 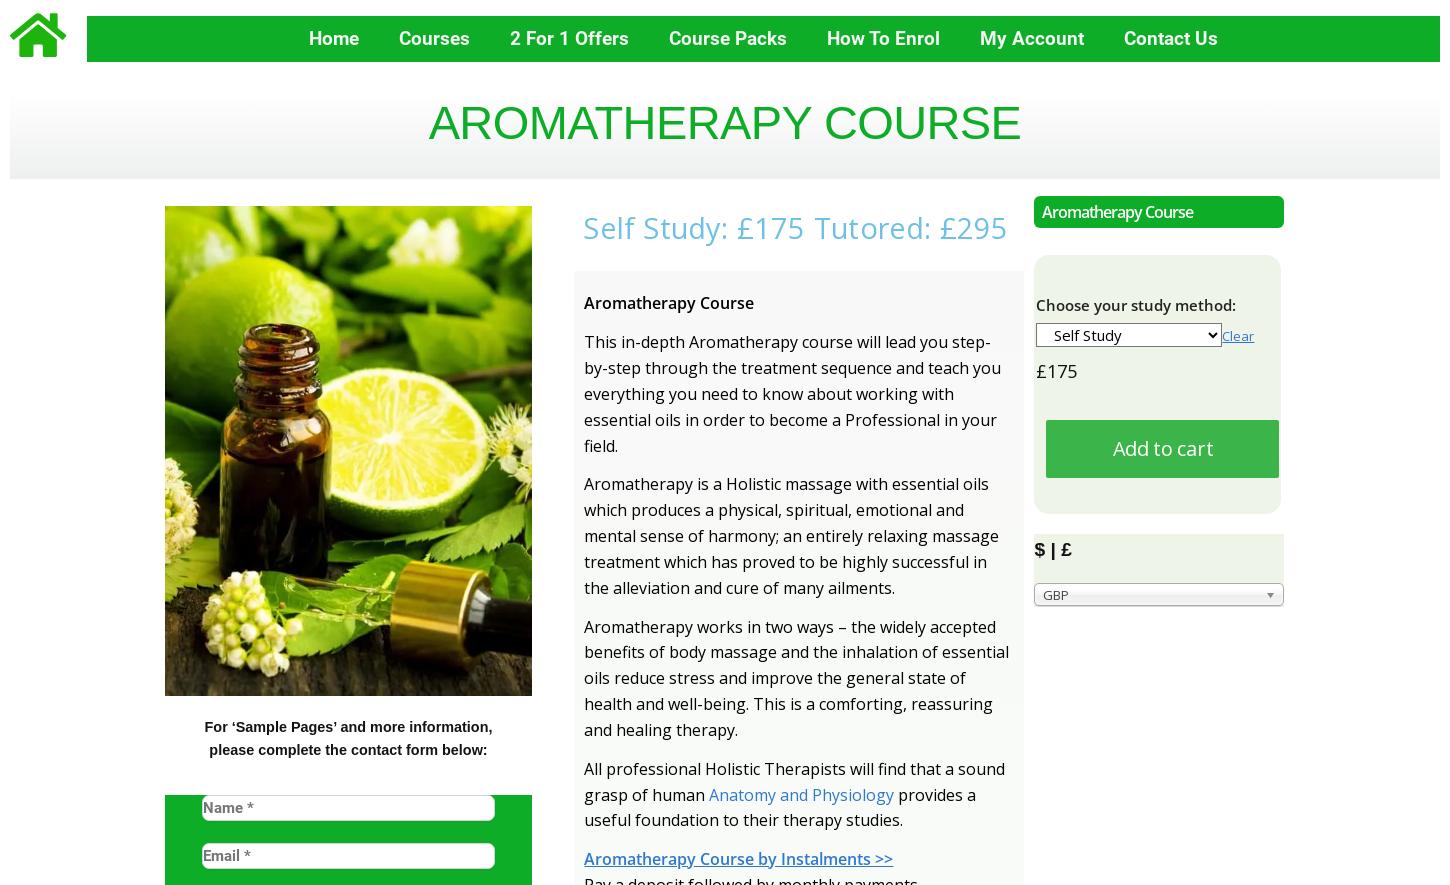 I want to click on 'My Account', so click(x=1030, y=37).